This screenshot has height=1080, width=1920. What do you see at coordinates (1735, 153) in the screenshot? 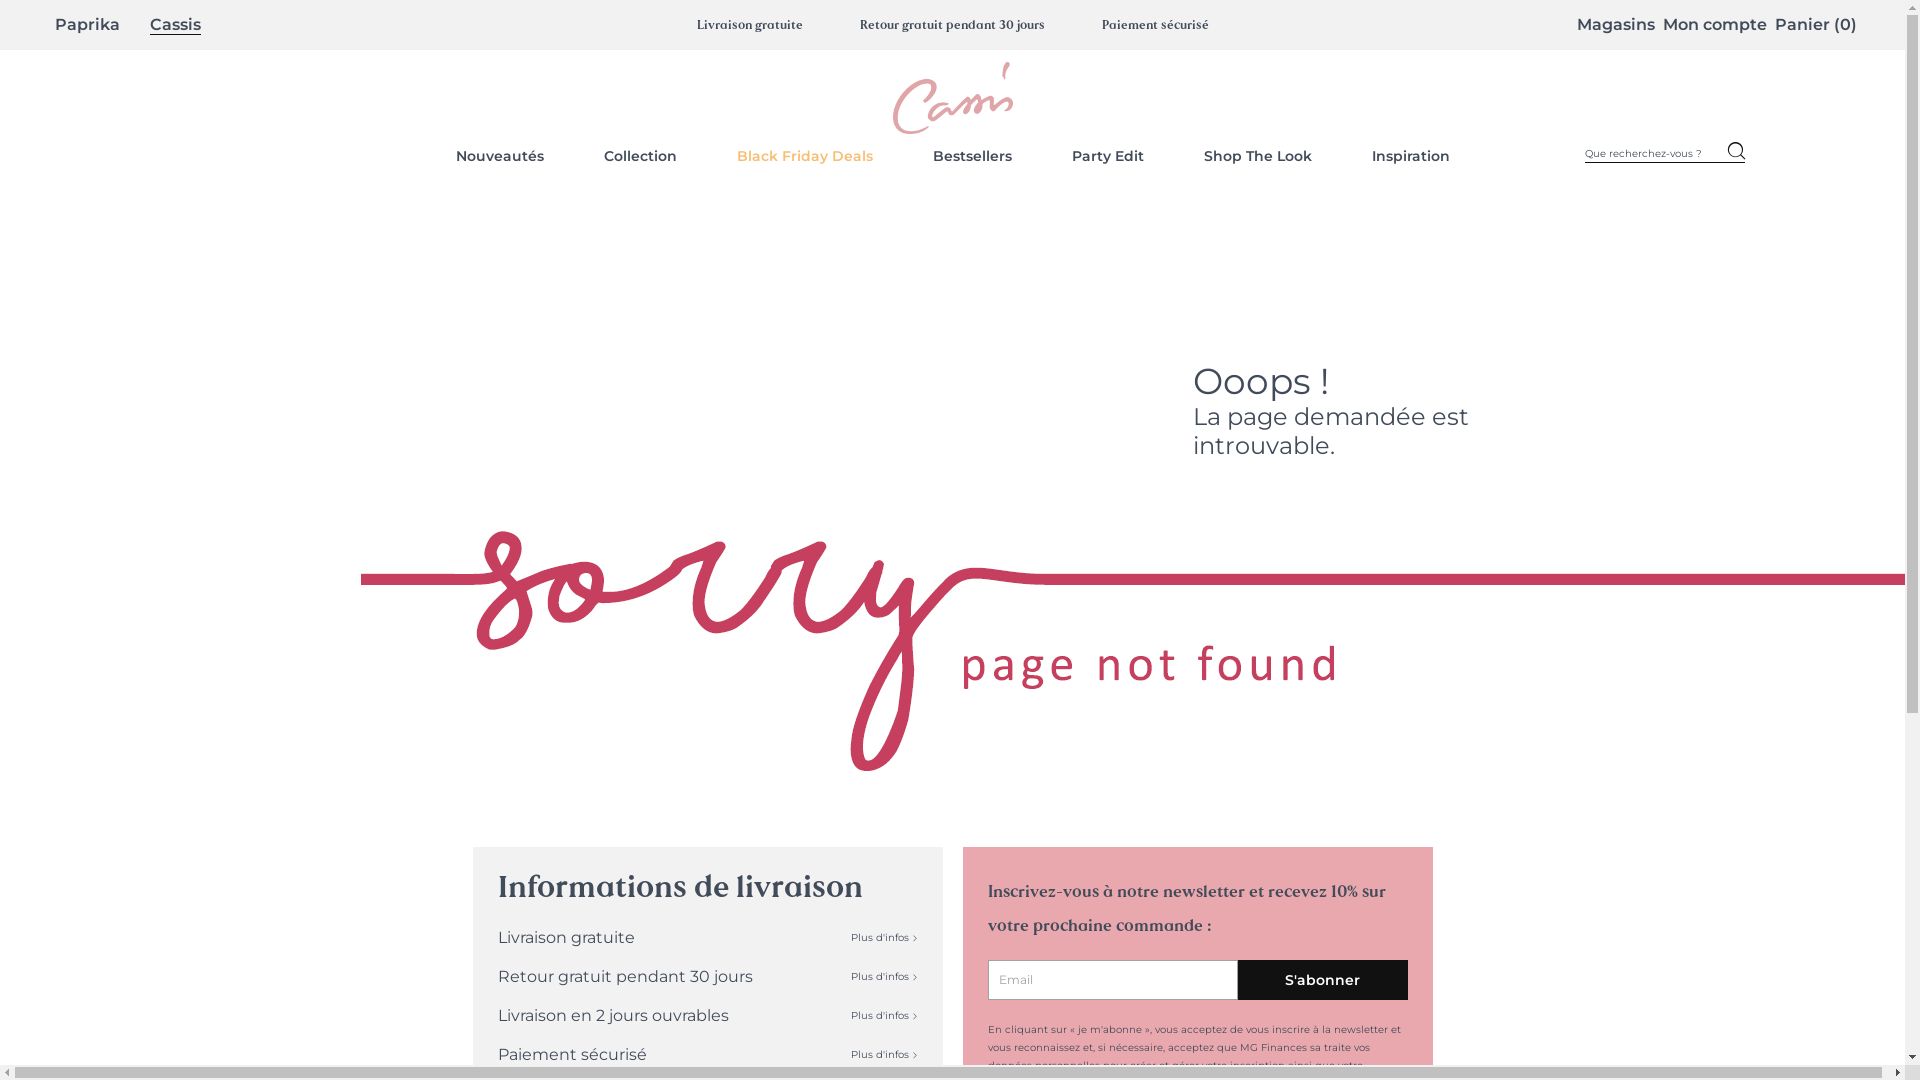
I see `'RECHERCHER'` at bounding box center [1735, 153].